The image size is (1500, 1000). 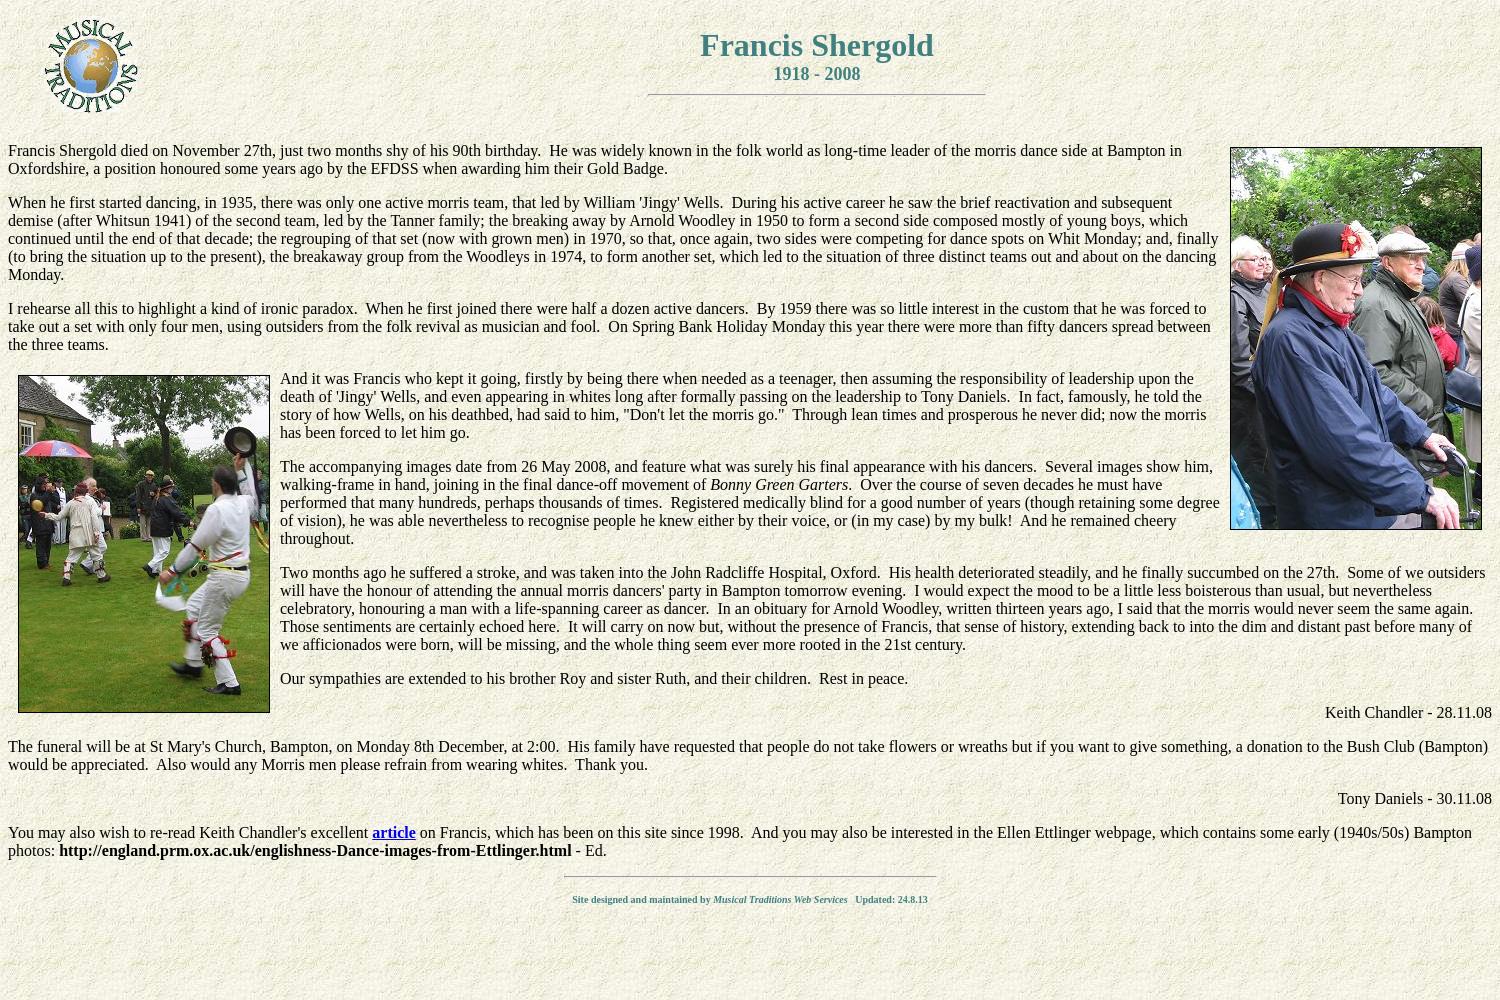 I want to click on '1918 - 2008', so click(x=815, y=73).